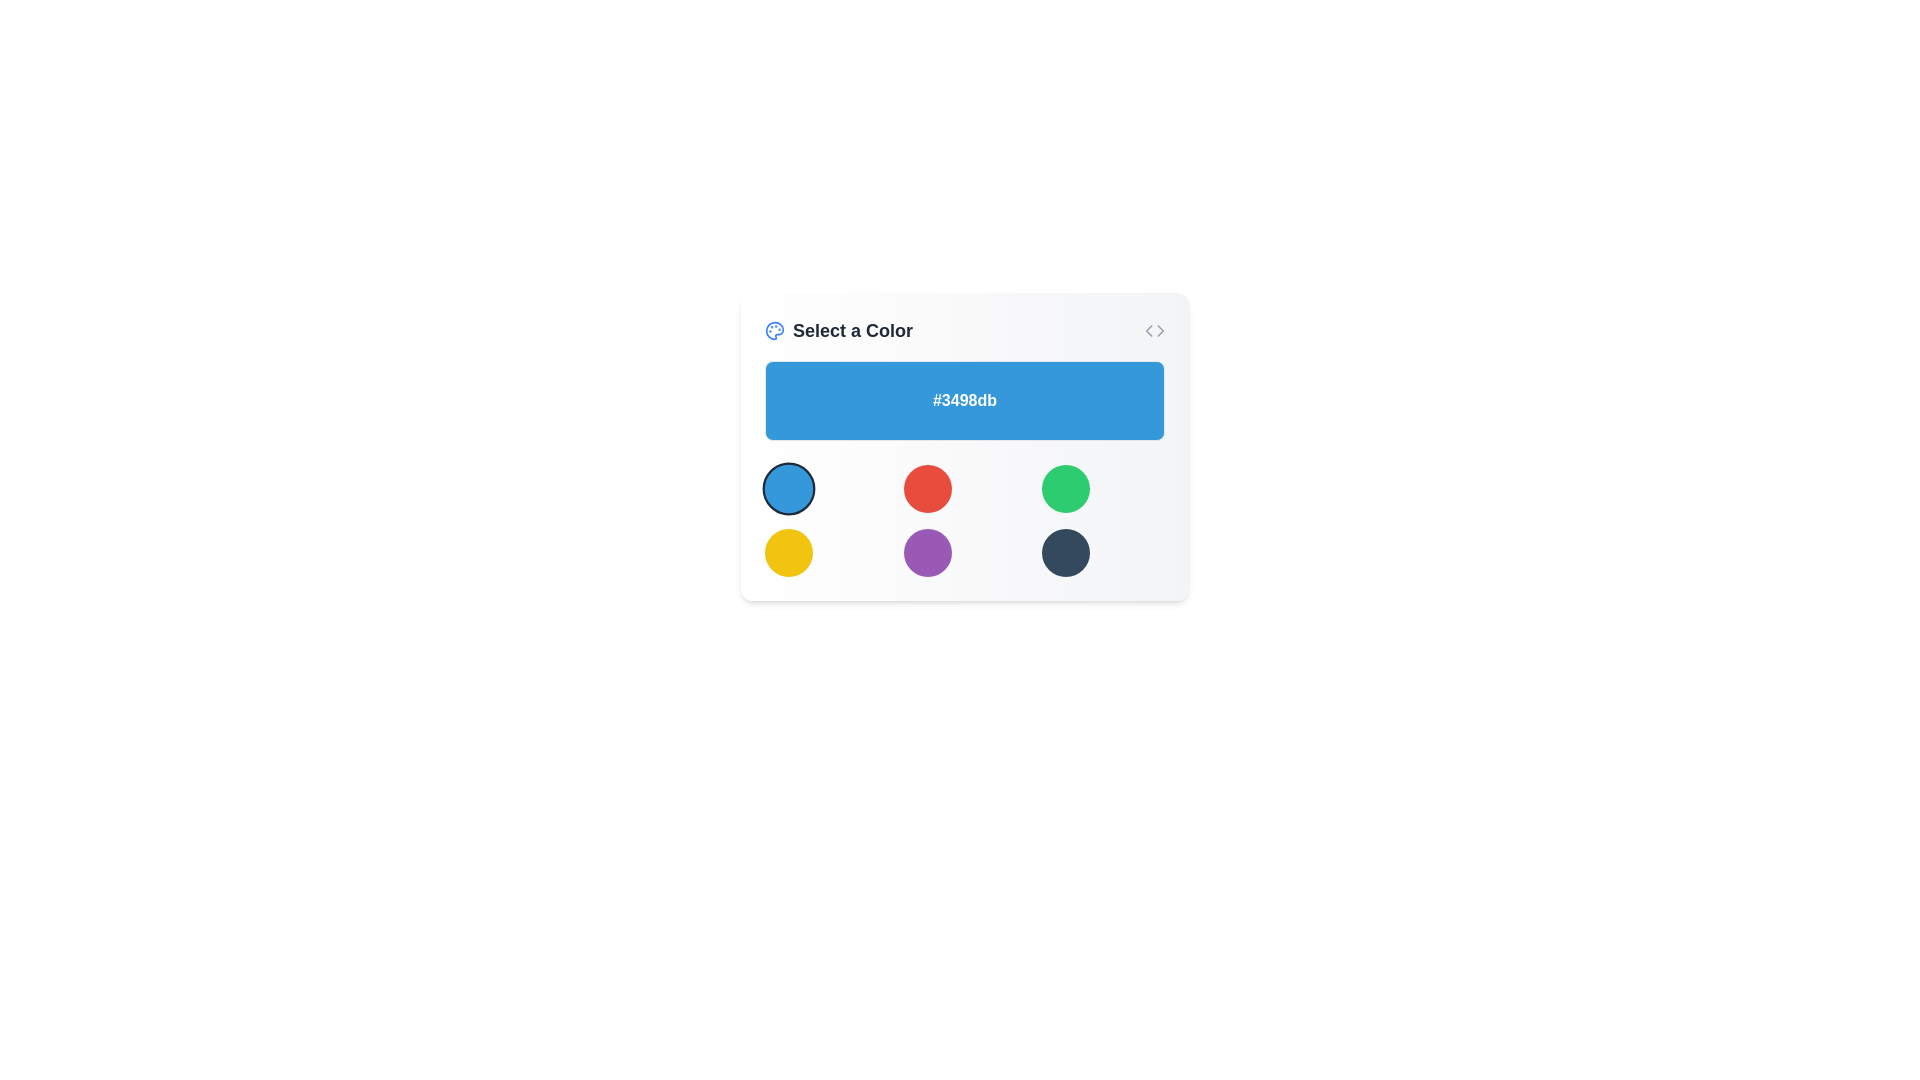 This screenshot has height=1080, width=1920. I want to click on the text display element that shows the hexadecimal color code '#3498db' within the blue rectangular area labeled 'Select a Color', so click(964, 401).